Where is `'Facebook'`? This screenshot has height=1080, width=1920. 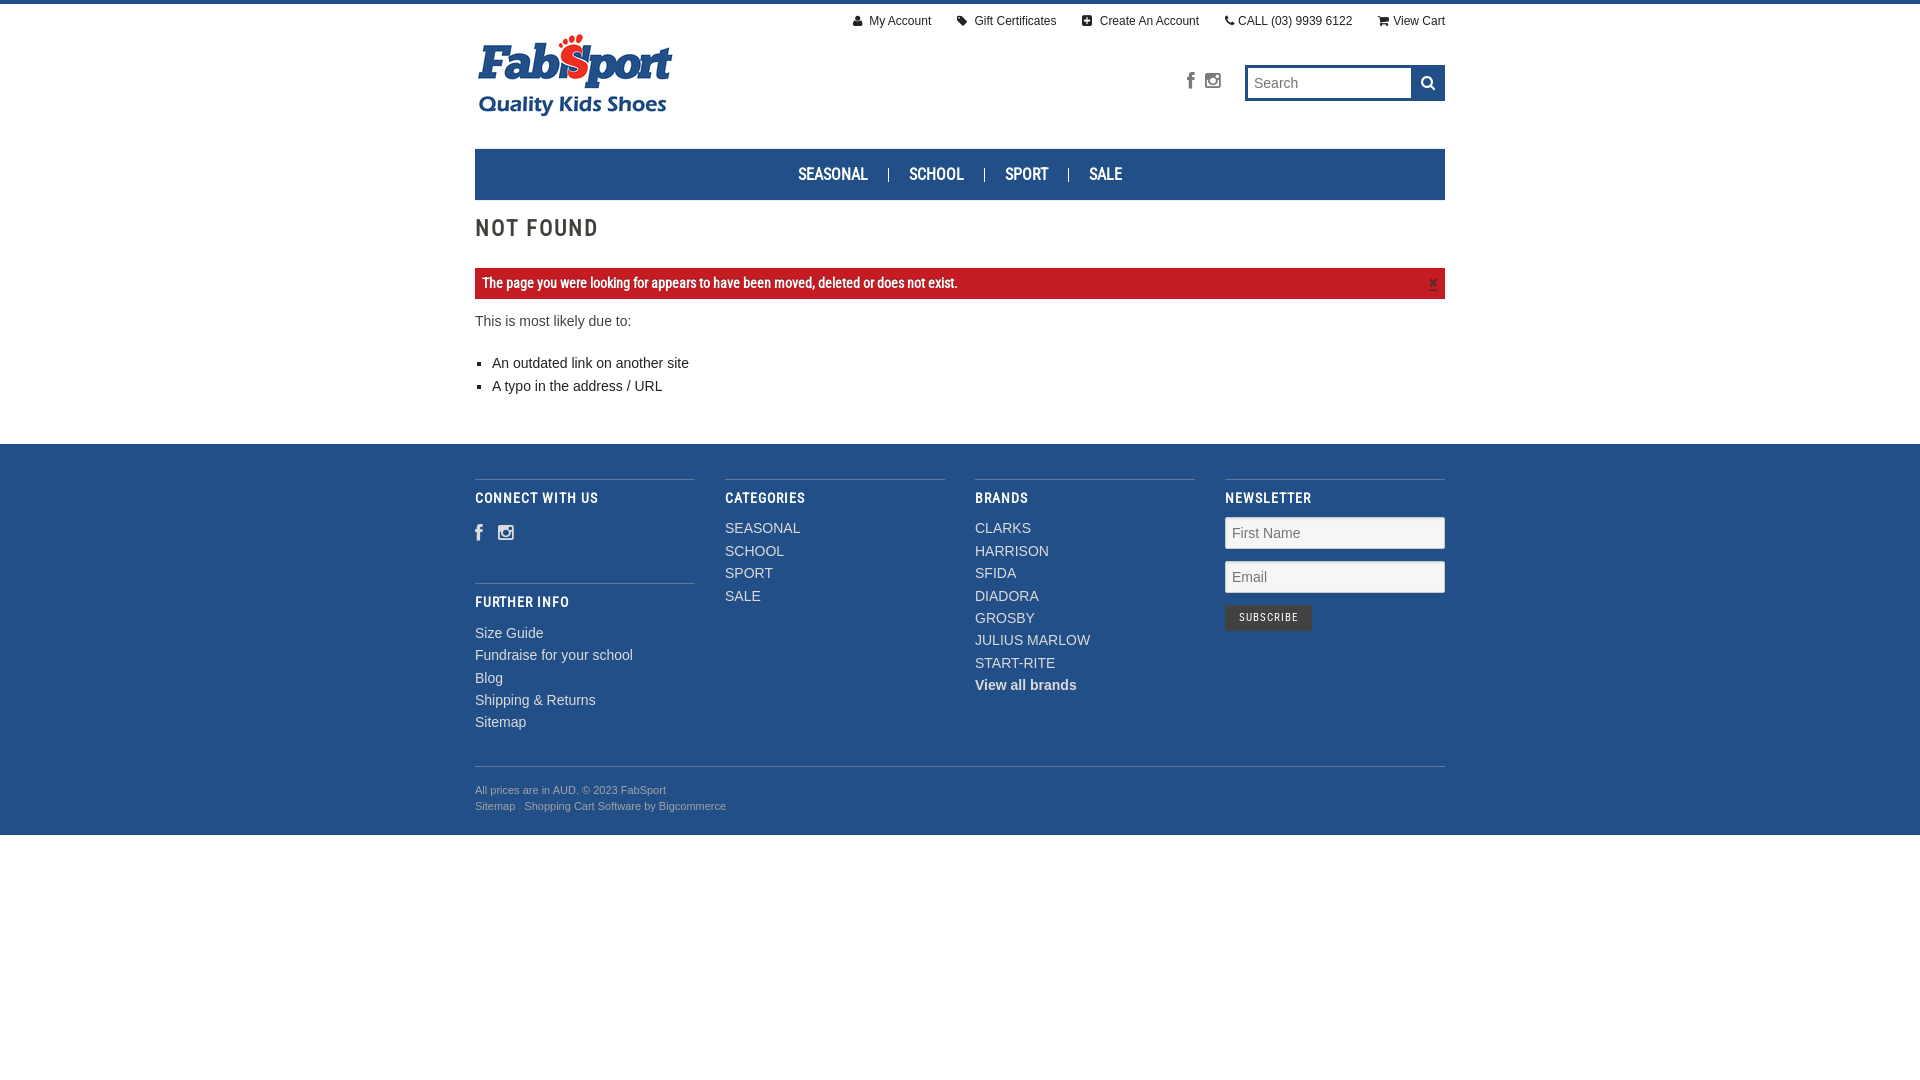
'Facebook' is located at coordinates (1186, 80).